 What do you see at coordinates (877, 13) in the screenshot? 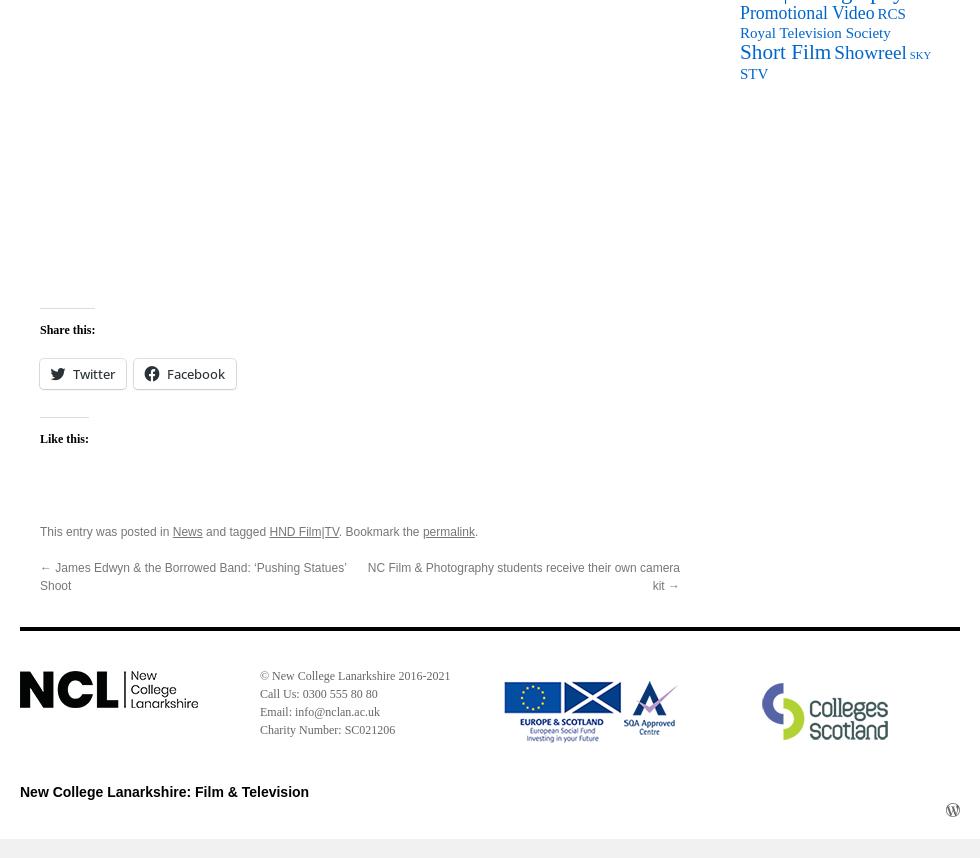
I see `'RCS'` at bounding box center [877, 13].